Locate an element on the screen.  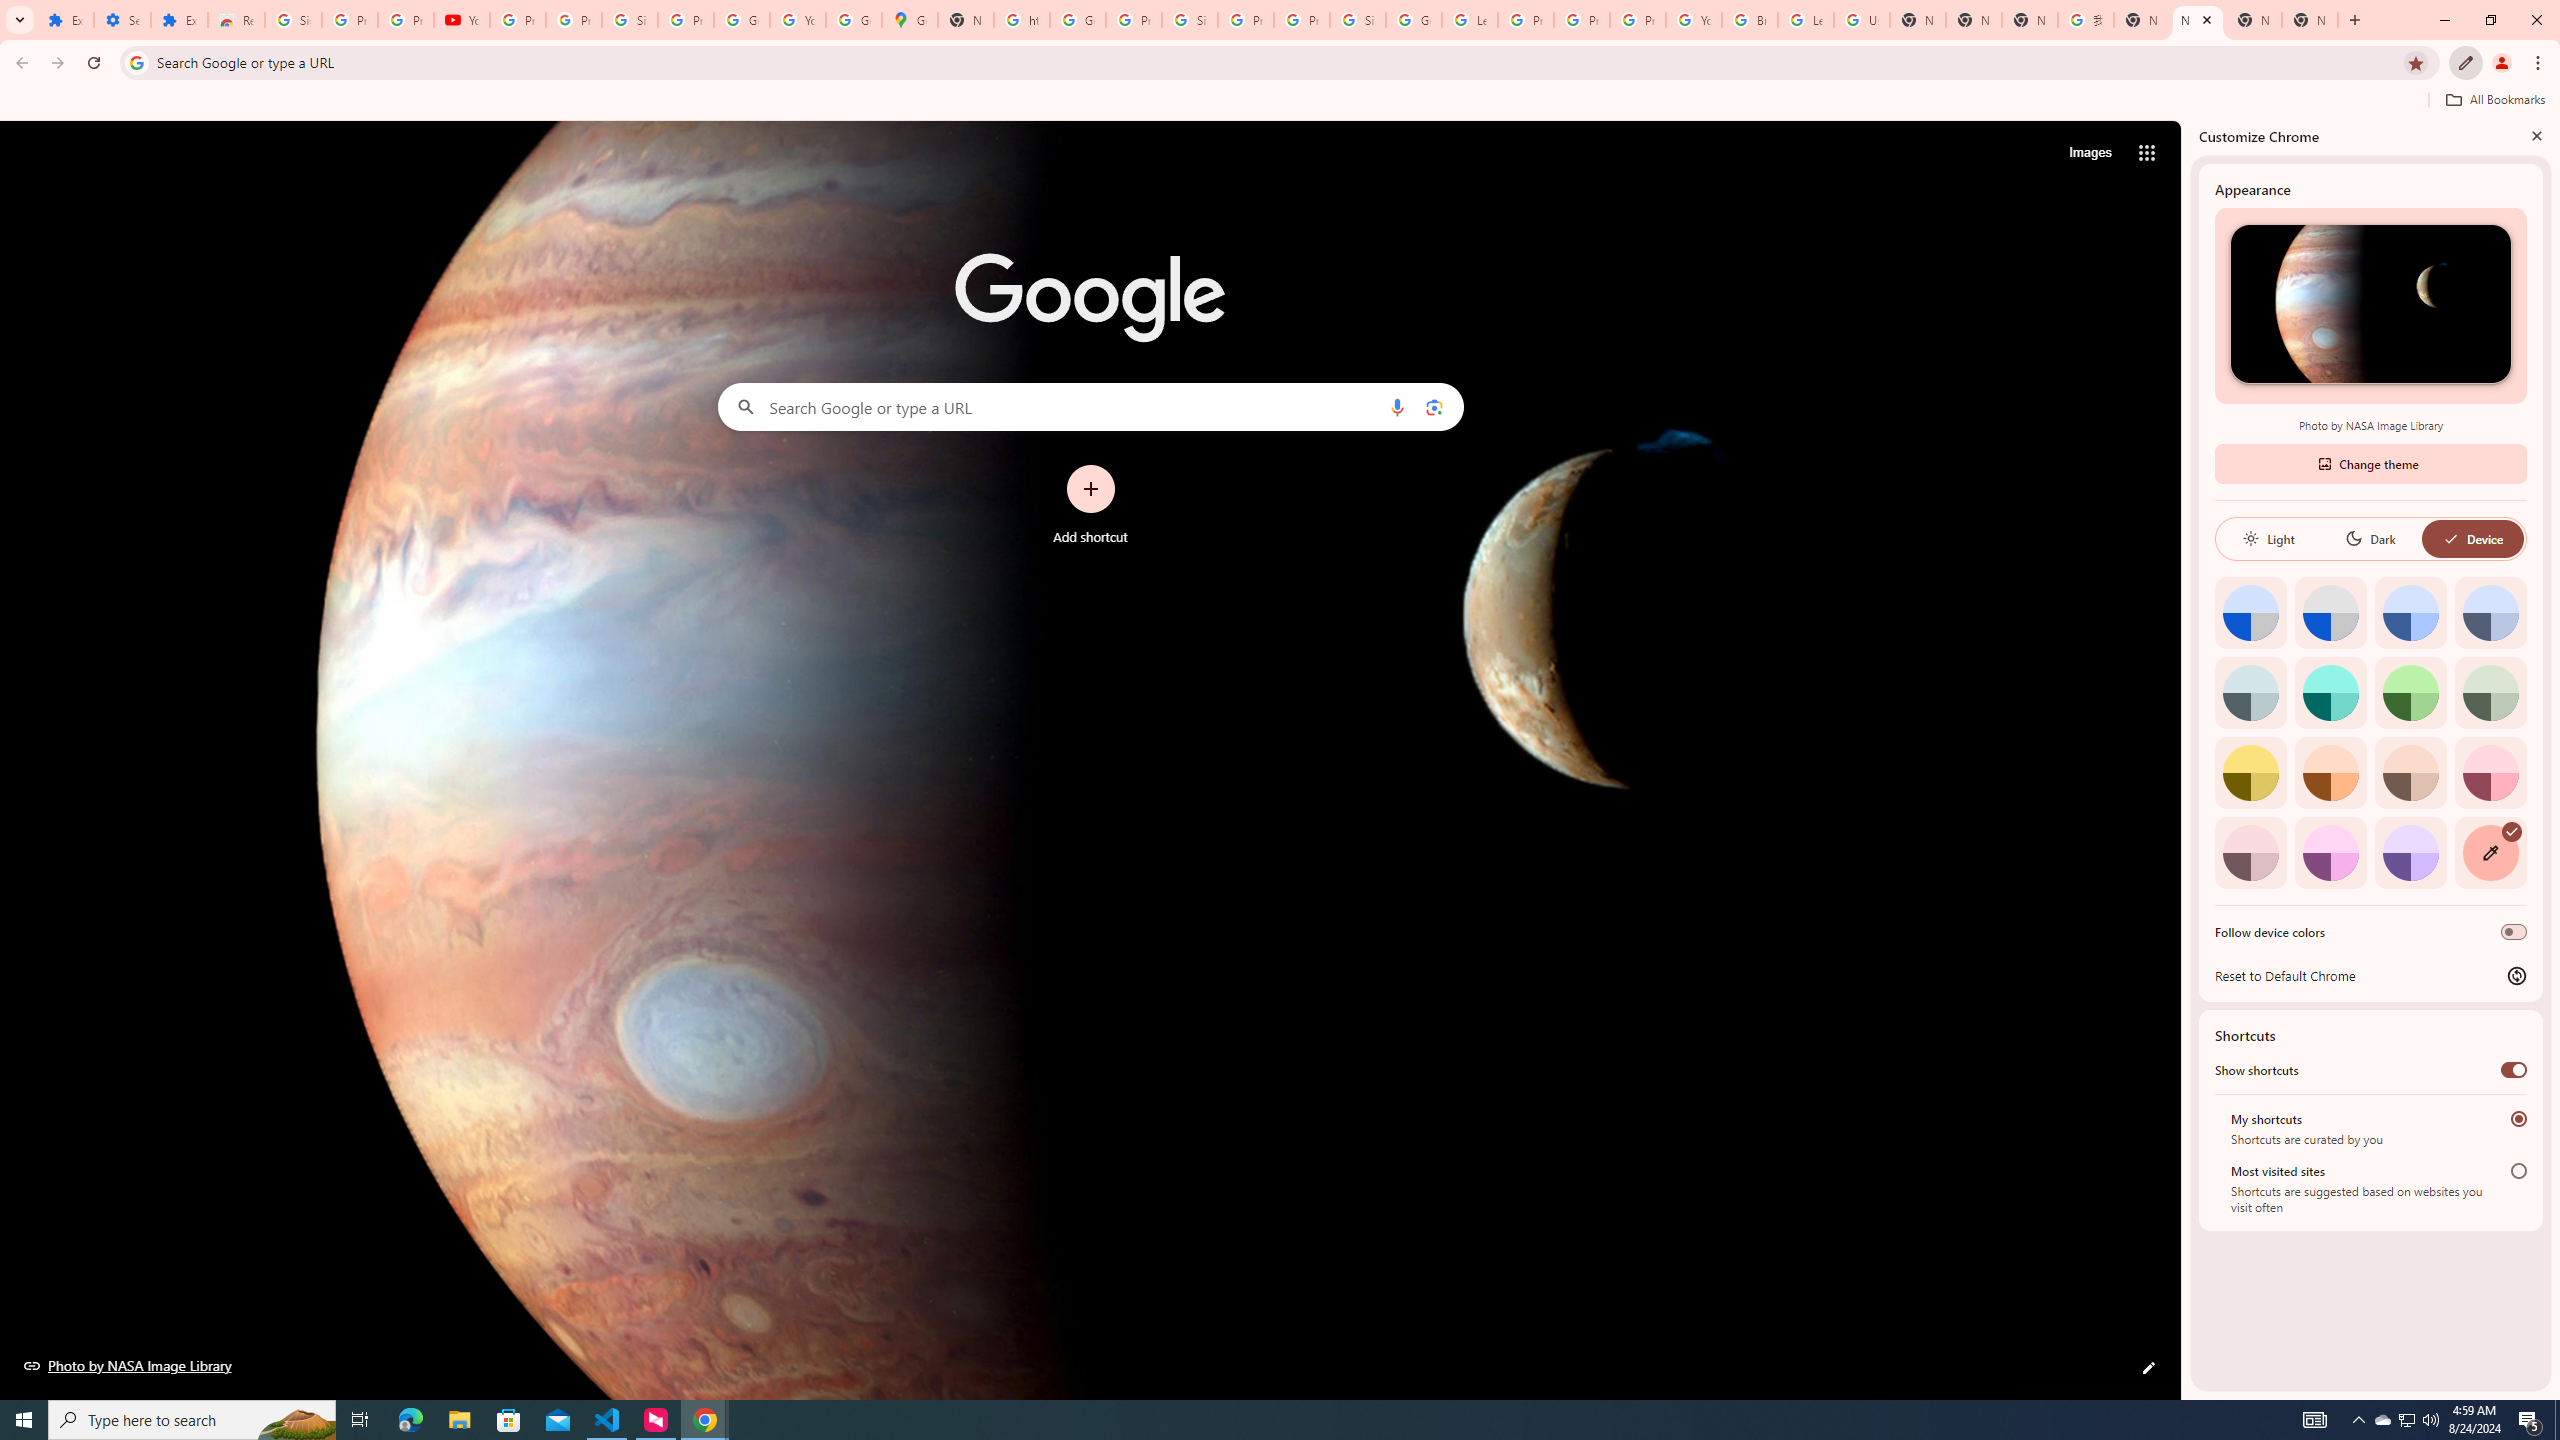
'Google apps' is located at coordinates (2145, 152).